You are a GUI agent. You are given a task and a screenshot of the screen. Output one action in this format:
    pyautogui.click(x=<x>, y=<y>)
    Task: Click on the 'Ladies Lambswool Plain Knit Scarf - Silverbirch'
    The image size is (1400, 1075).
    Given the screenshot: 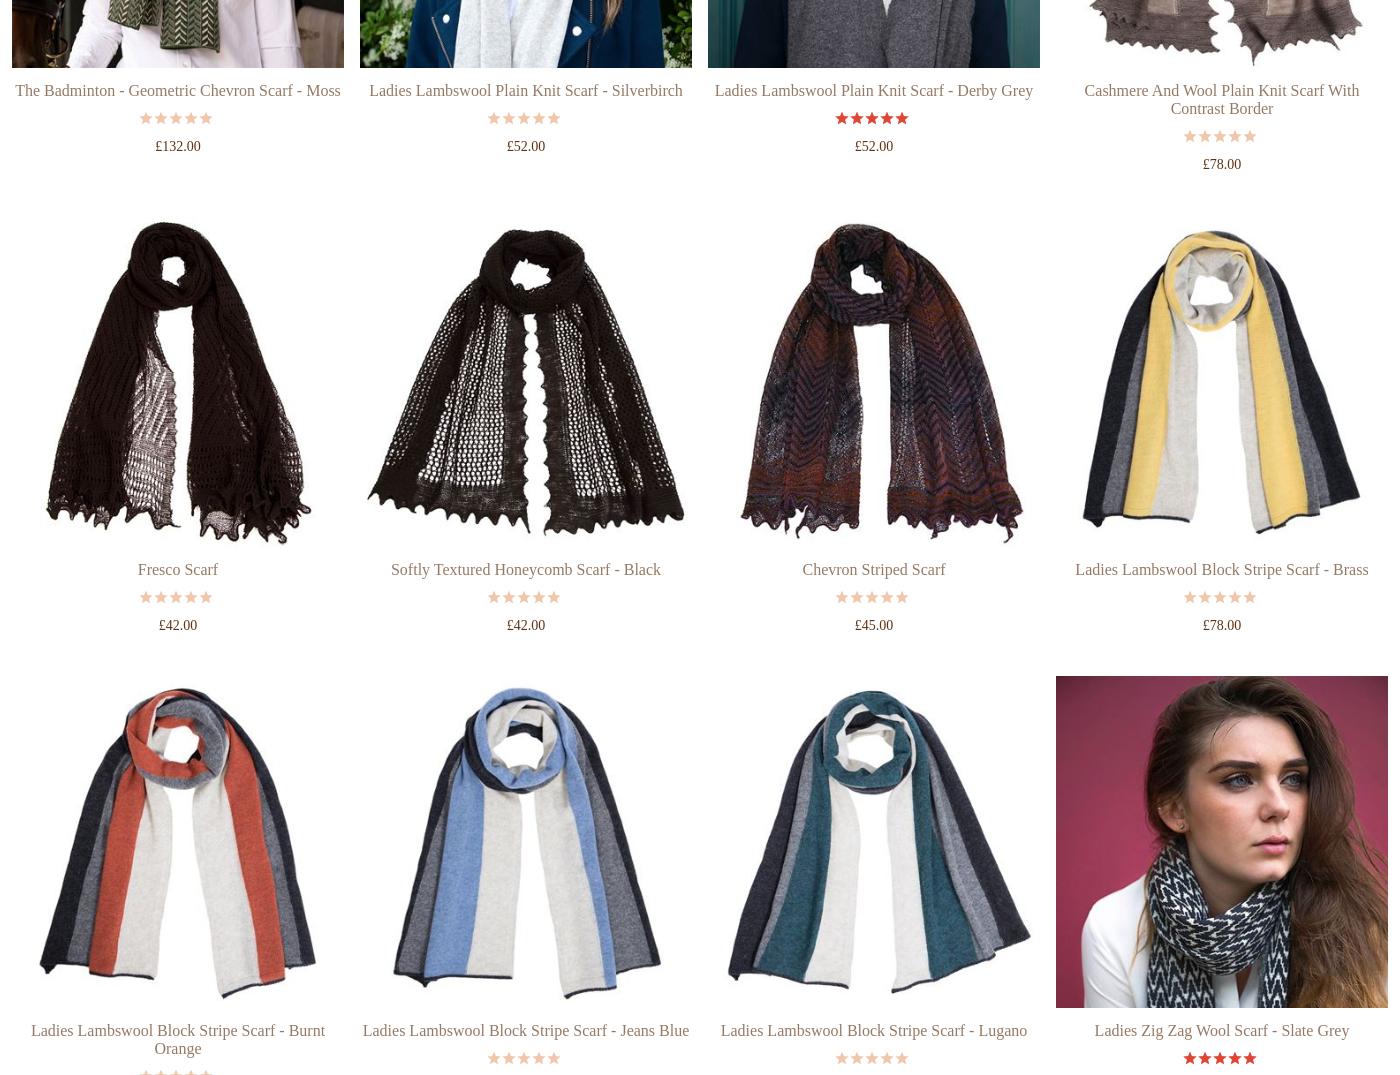 What is the action you would take?
    pyautogui.click(x=525, y=165)
    